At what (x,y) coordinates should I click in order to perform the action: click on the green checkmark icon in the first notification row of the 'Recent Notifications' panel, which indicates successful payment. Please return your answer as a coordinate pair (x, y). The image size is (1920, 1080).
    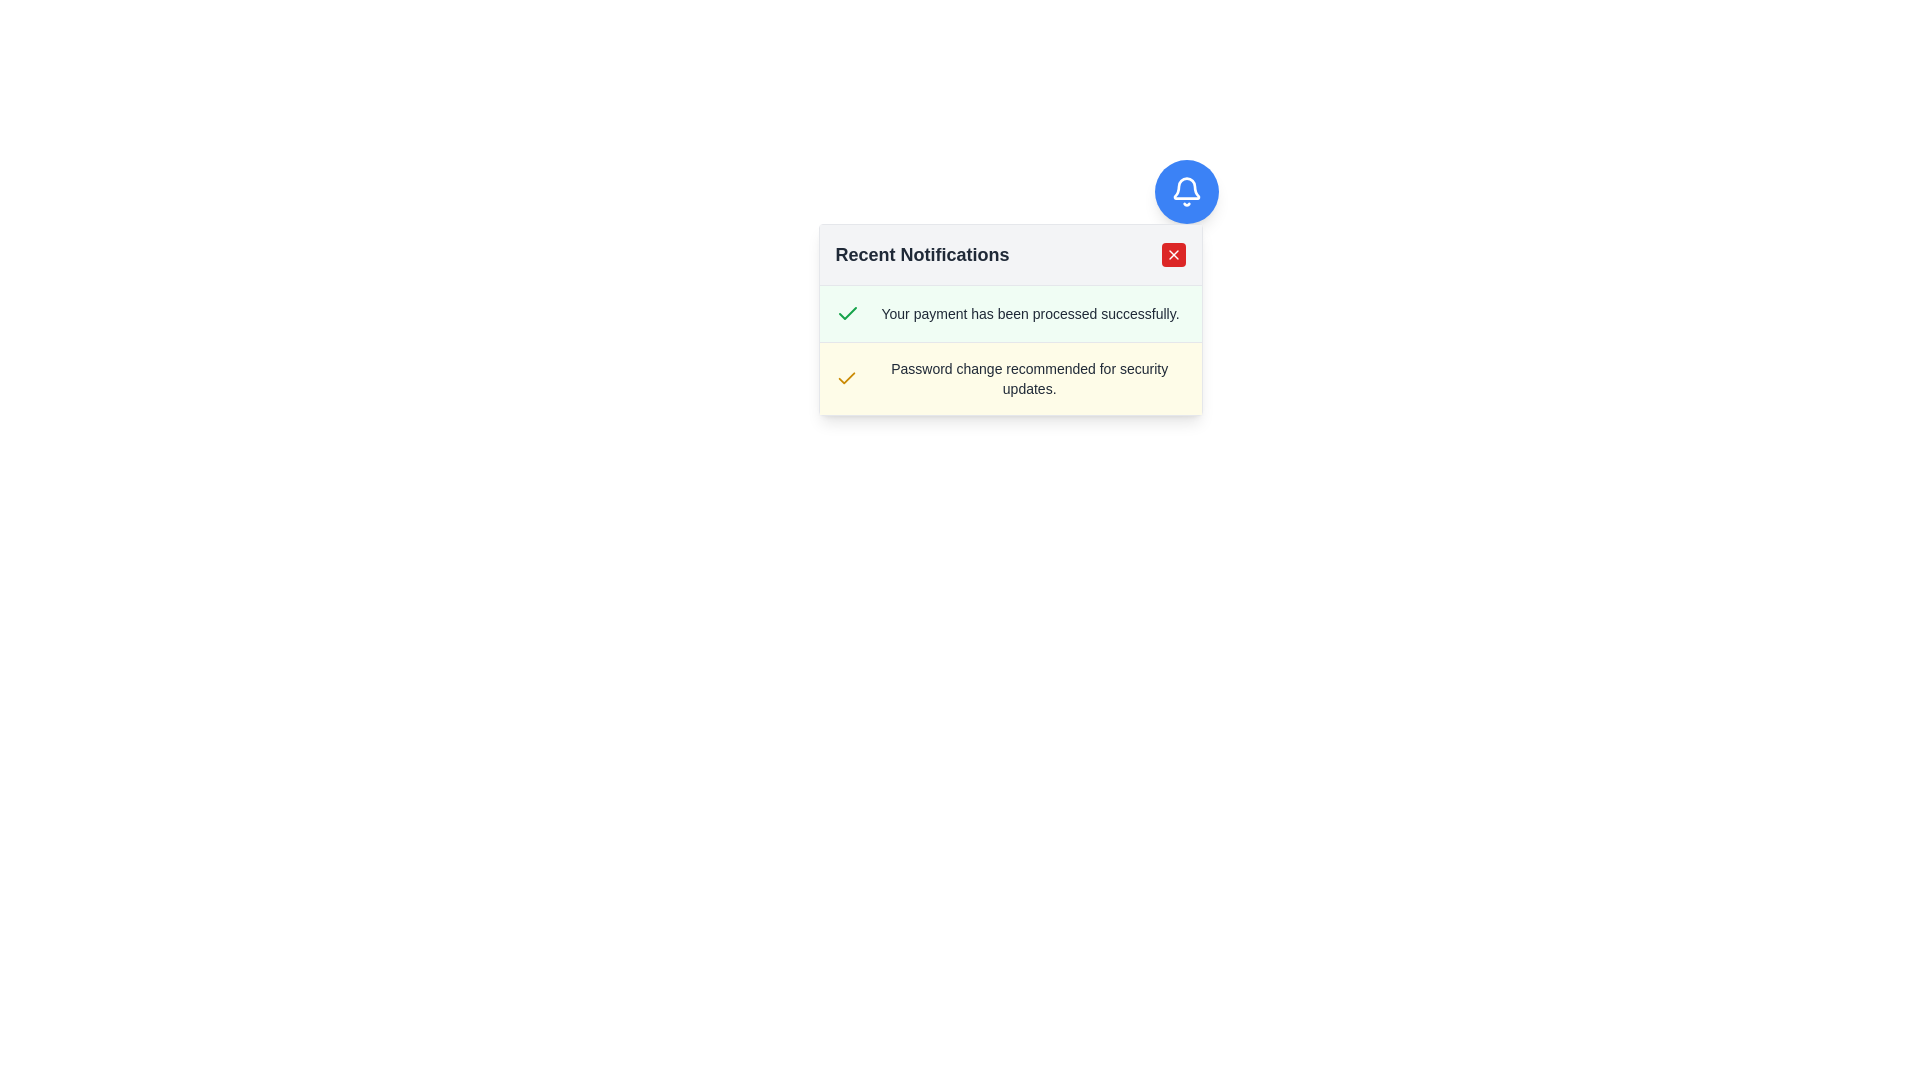
    Looking at the image, I should click on (847, 313).